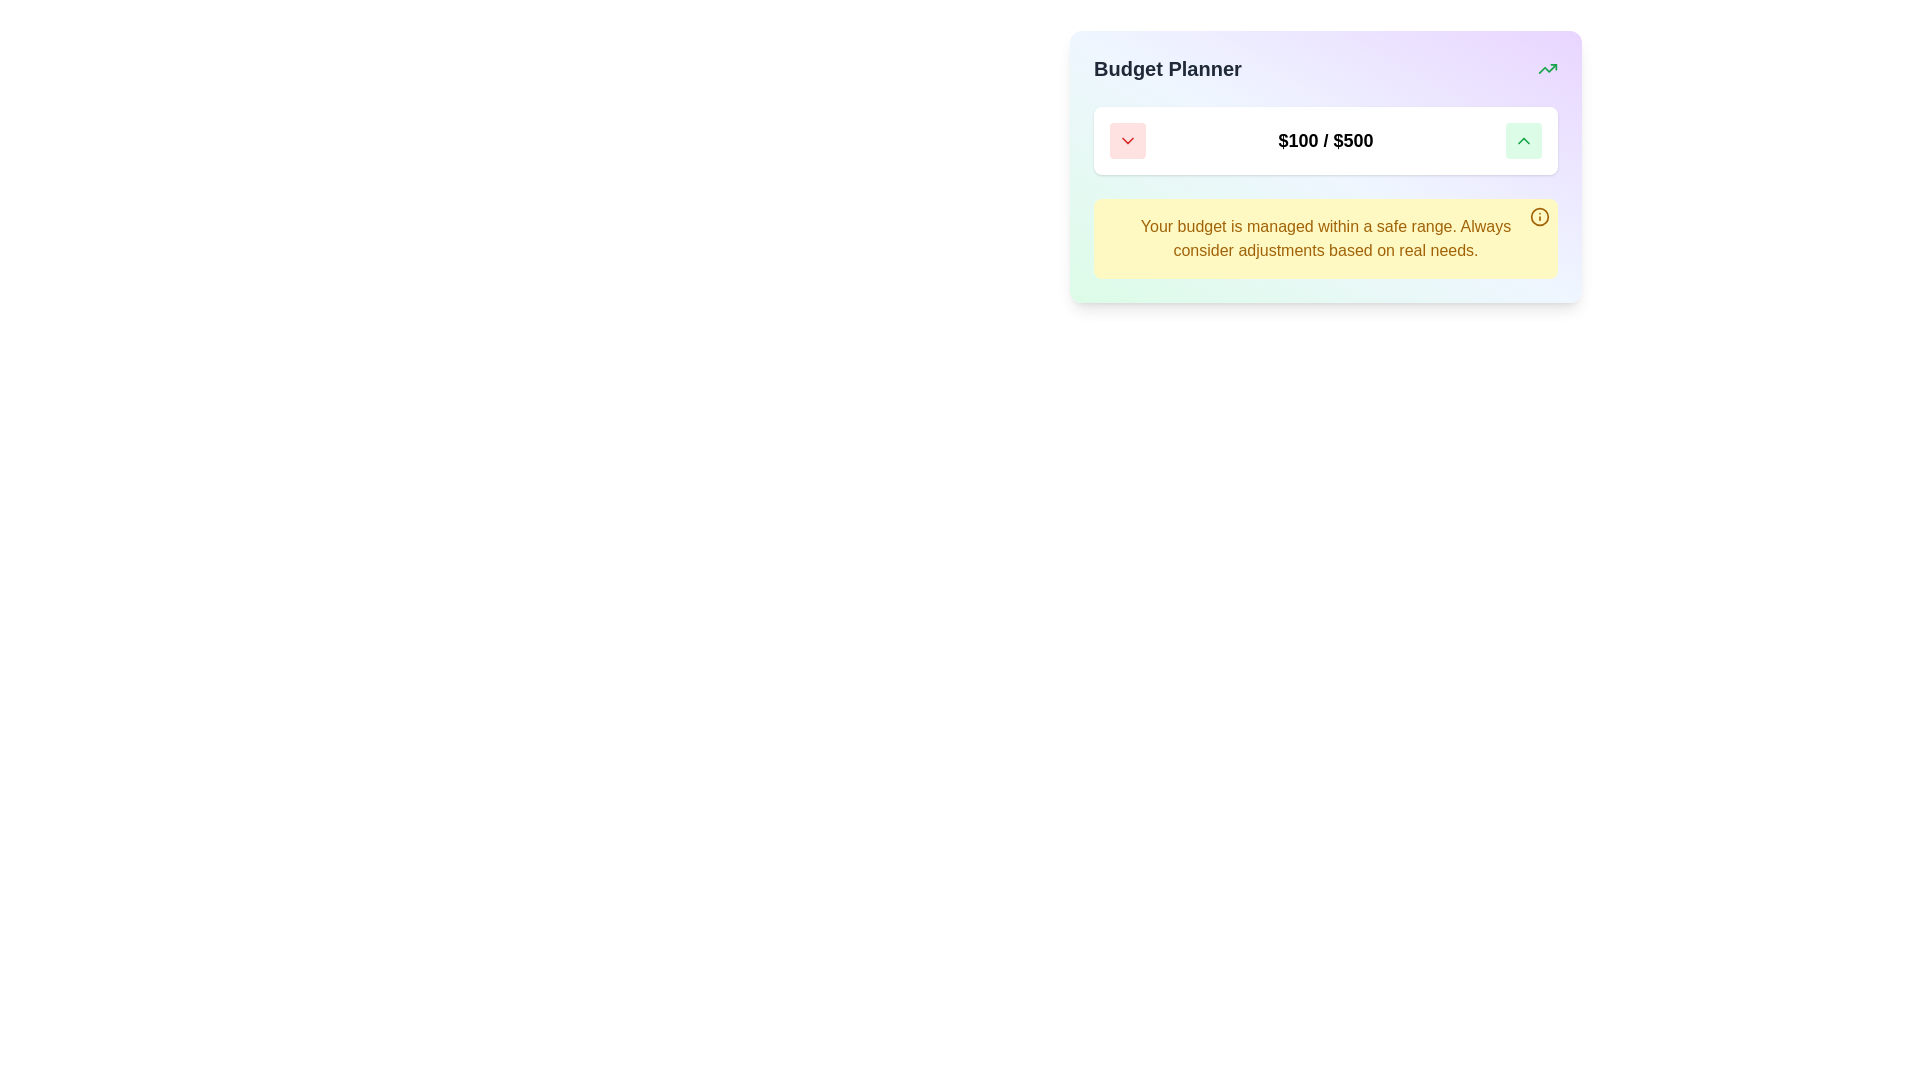 The width and height of the screenshot is (1920, 1080). What do you see at coordinates (1128, 140) in the screenshot?
I see `the chevron icon inside the button to the left of the budget range display ('$100 / $500') in the 'Budget Planner' panel` at bounding box center [1128, 140].